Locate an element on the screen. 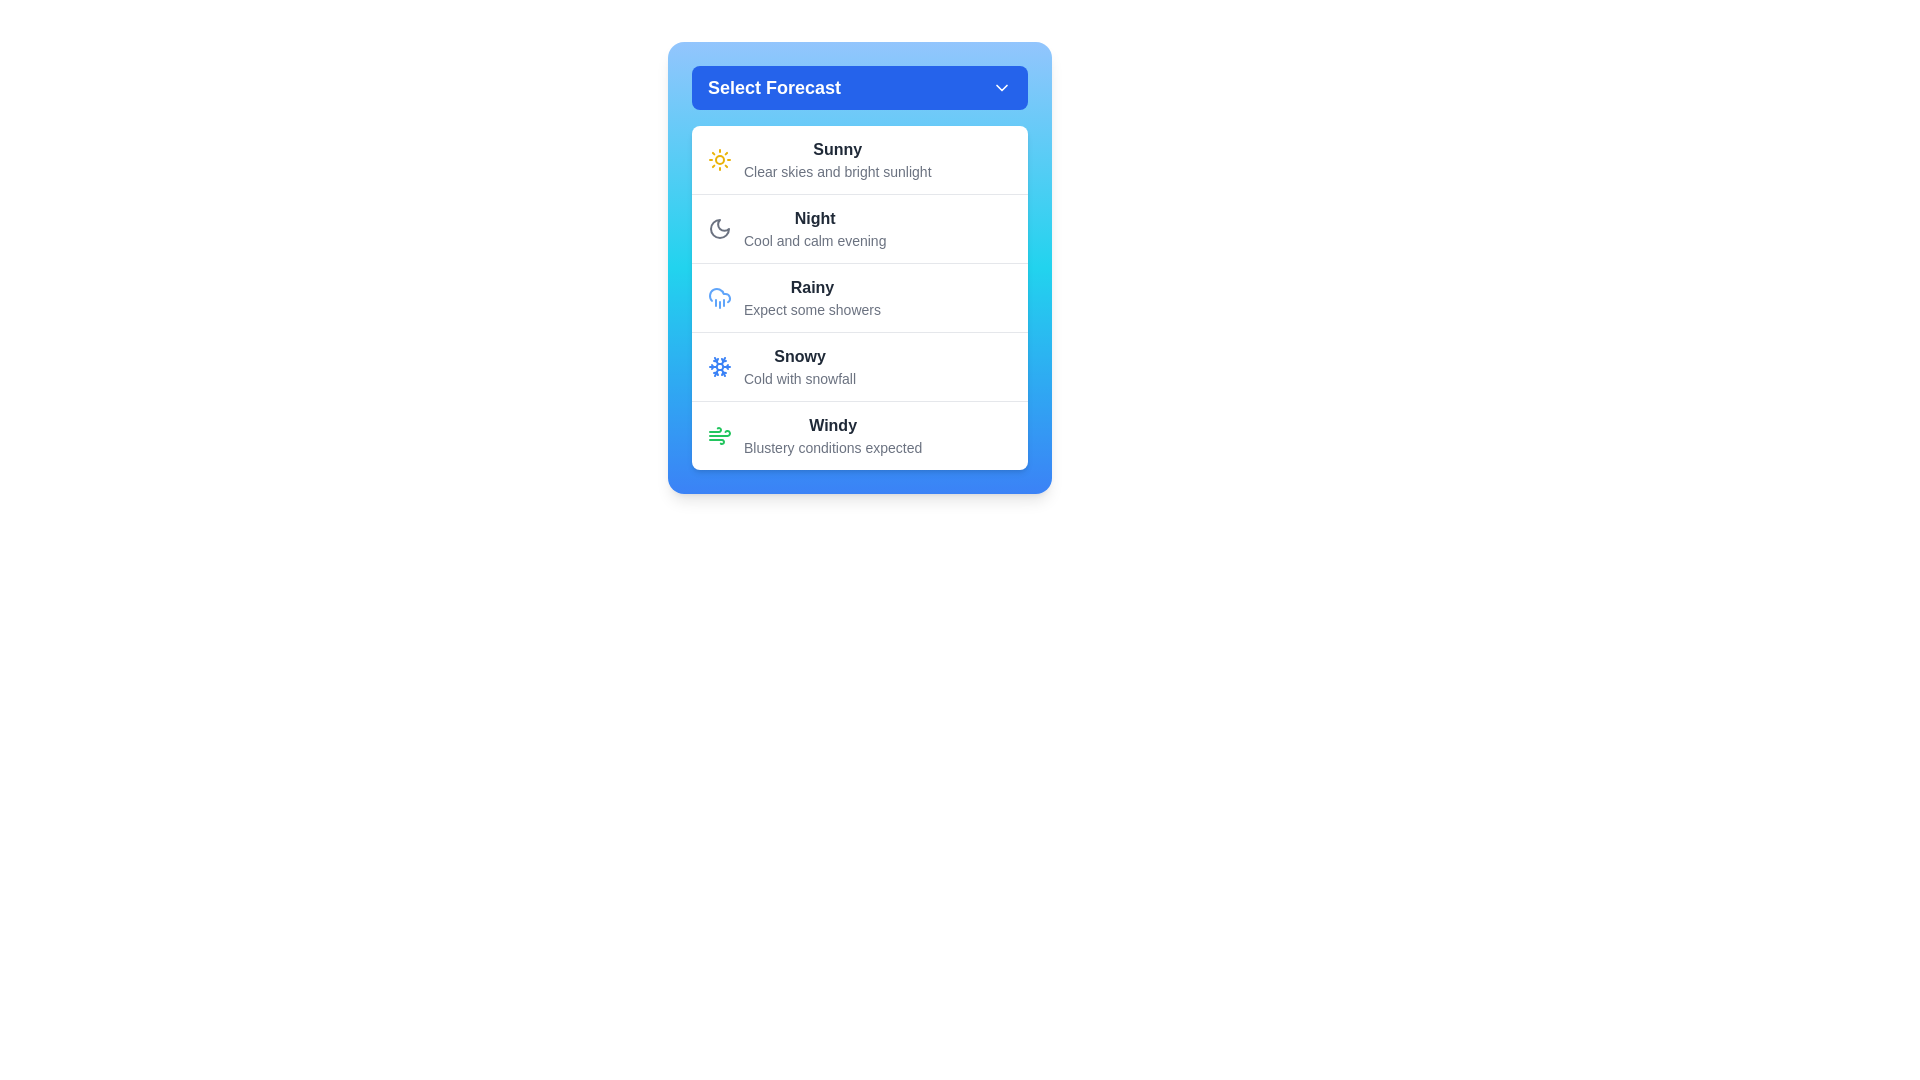 The height and width of the screenshot is (1080, 1920). the first selectable weather forecast option in the dropdown menu labeled 'Select Forecast' is located at coordinates (837, 158).